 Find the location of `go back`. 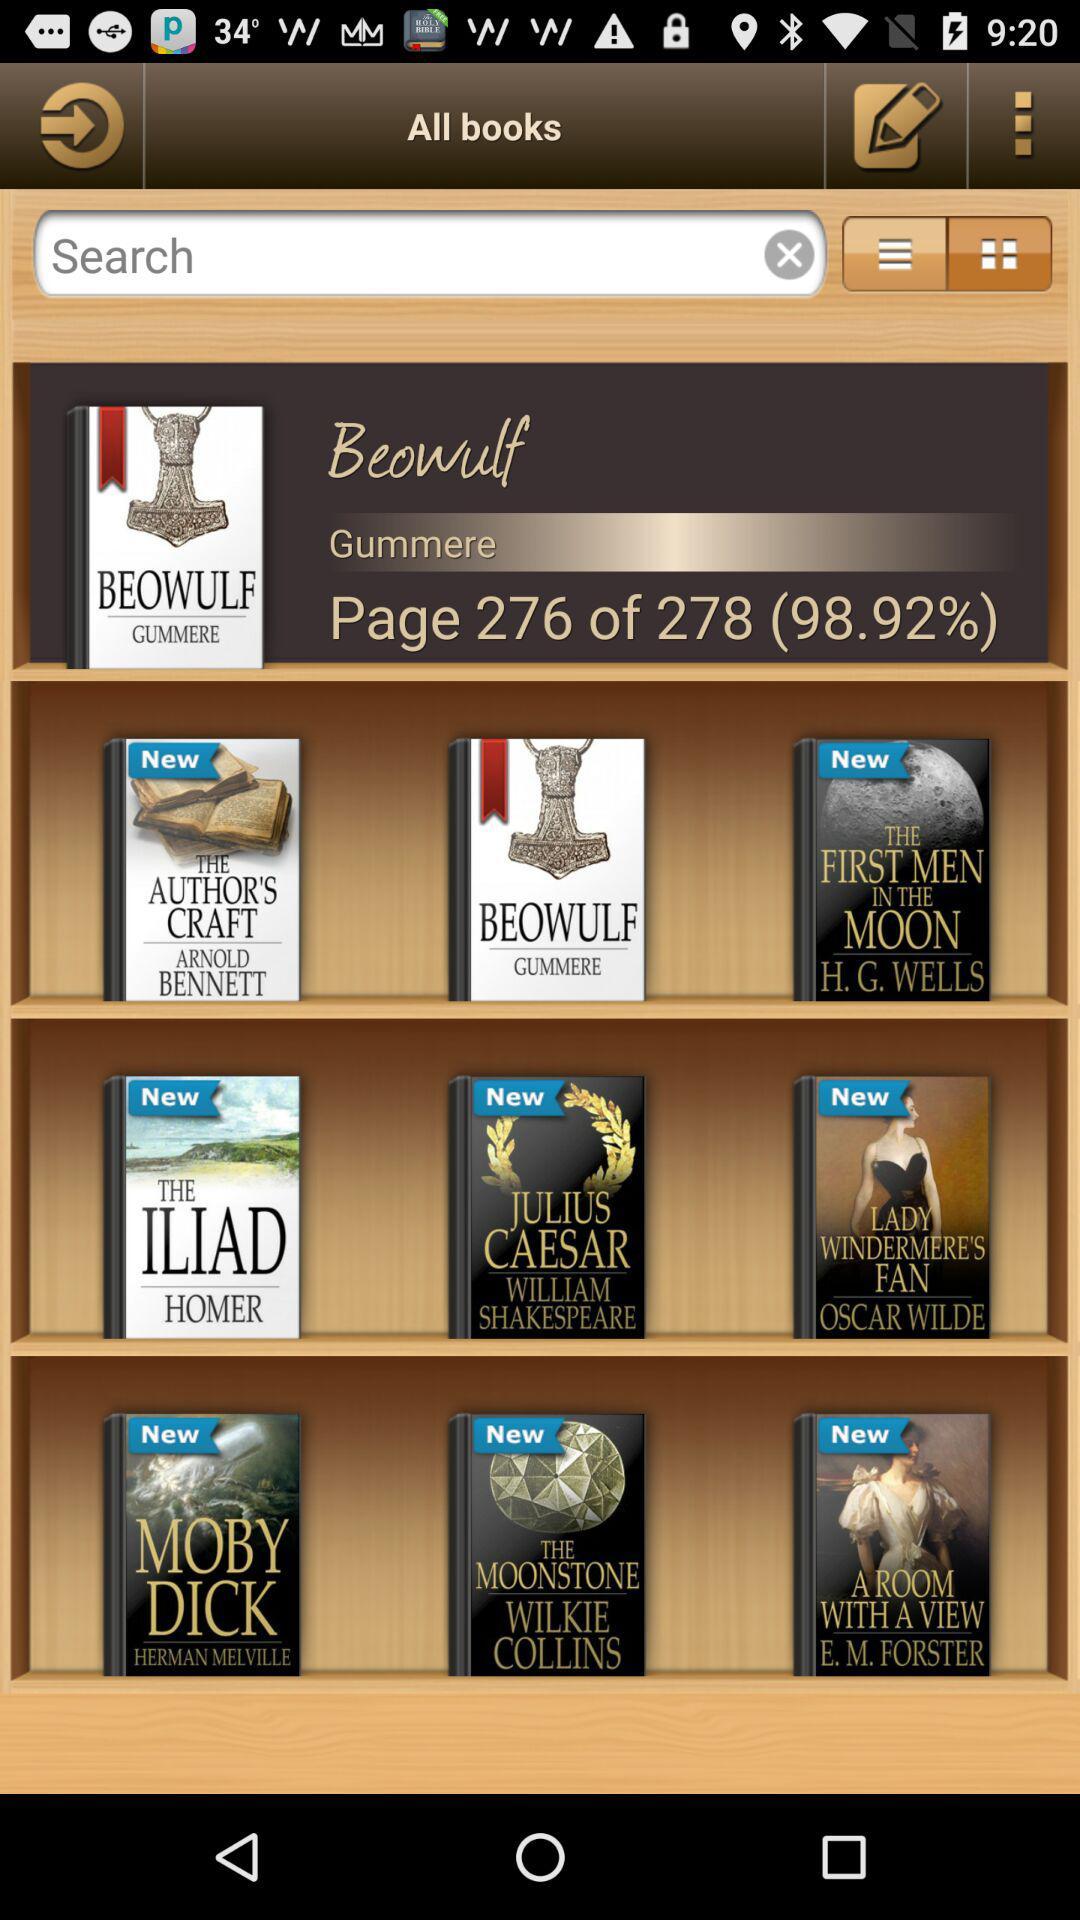

go back is located at coordinates (70, 124).